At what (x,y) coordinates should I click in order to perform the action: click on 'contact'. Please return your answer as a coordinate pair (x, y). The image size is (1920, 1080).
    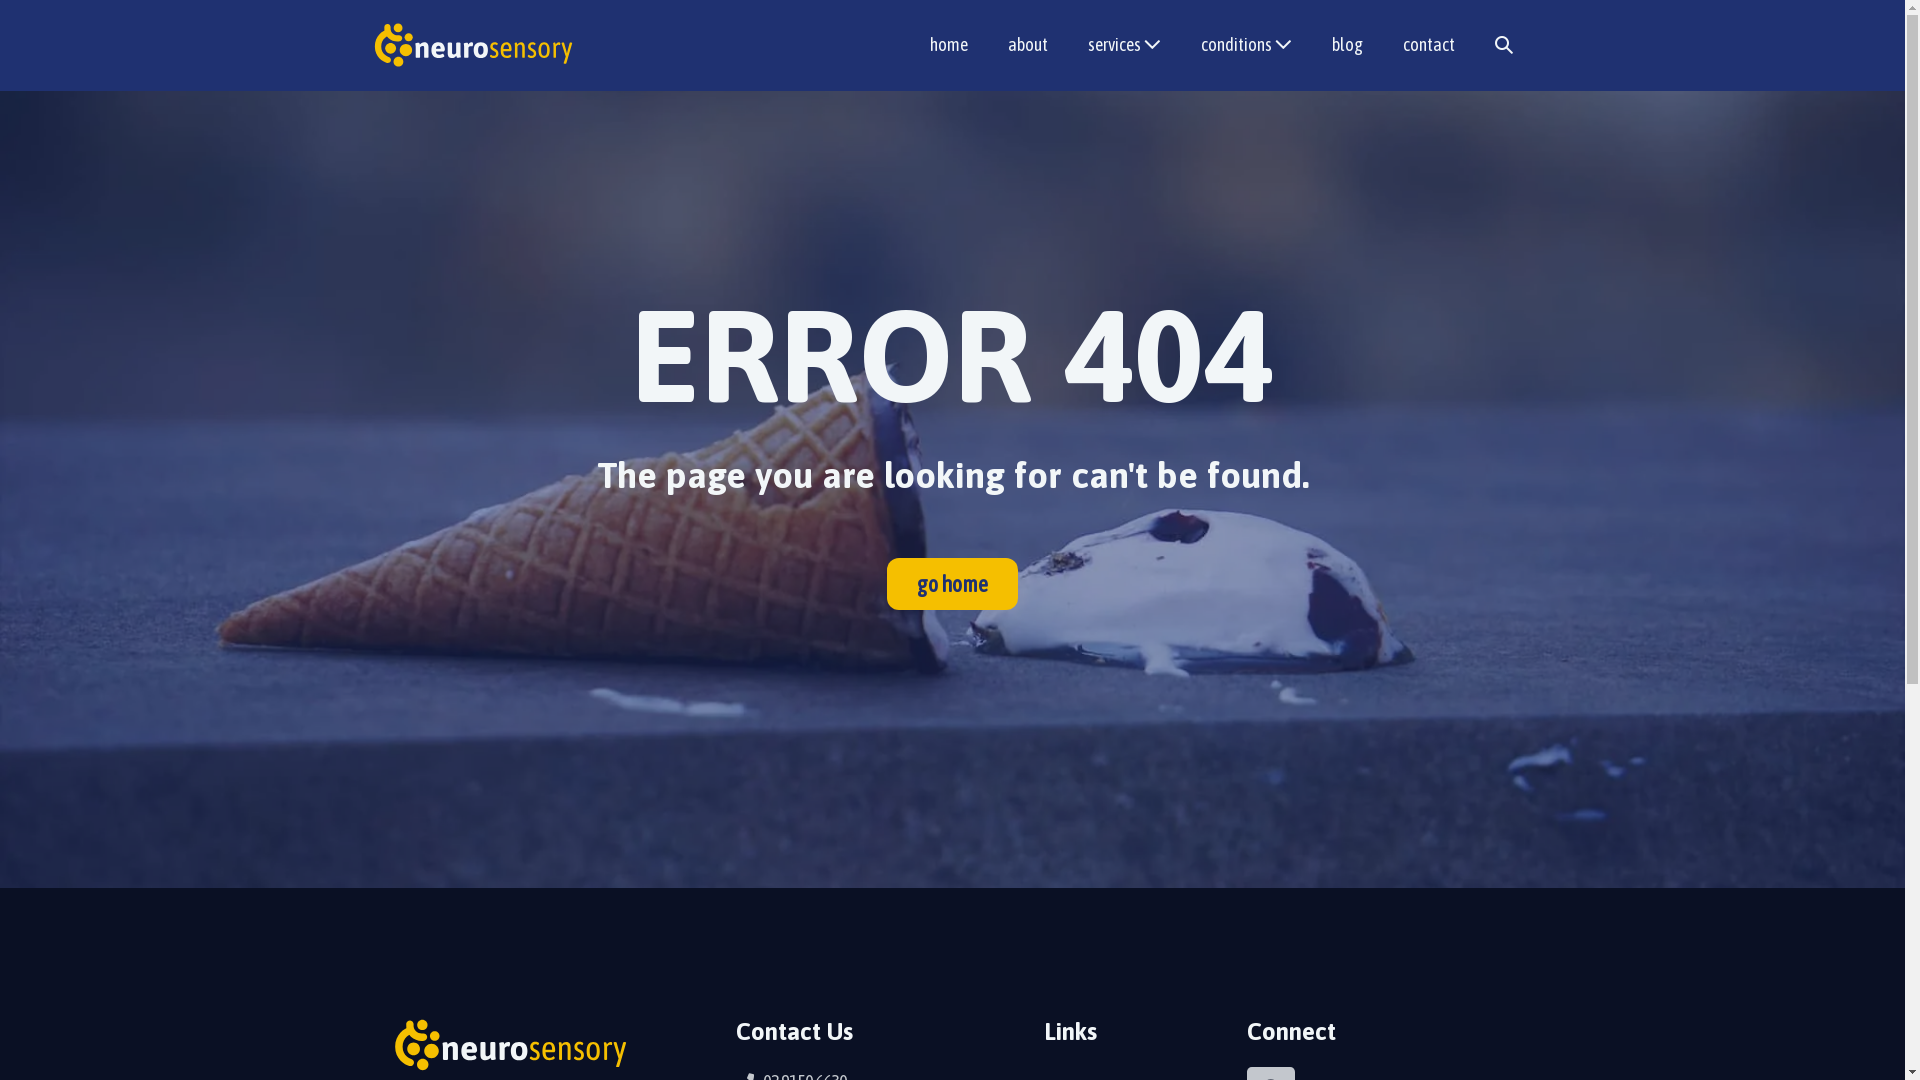
    Looking at the image, I should click on (1427, 45).